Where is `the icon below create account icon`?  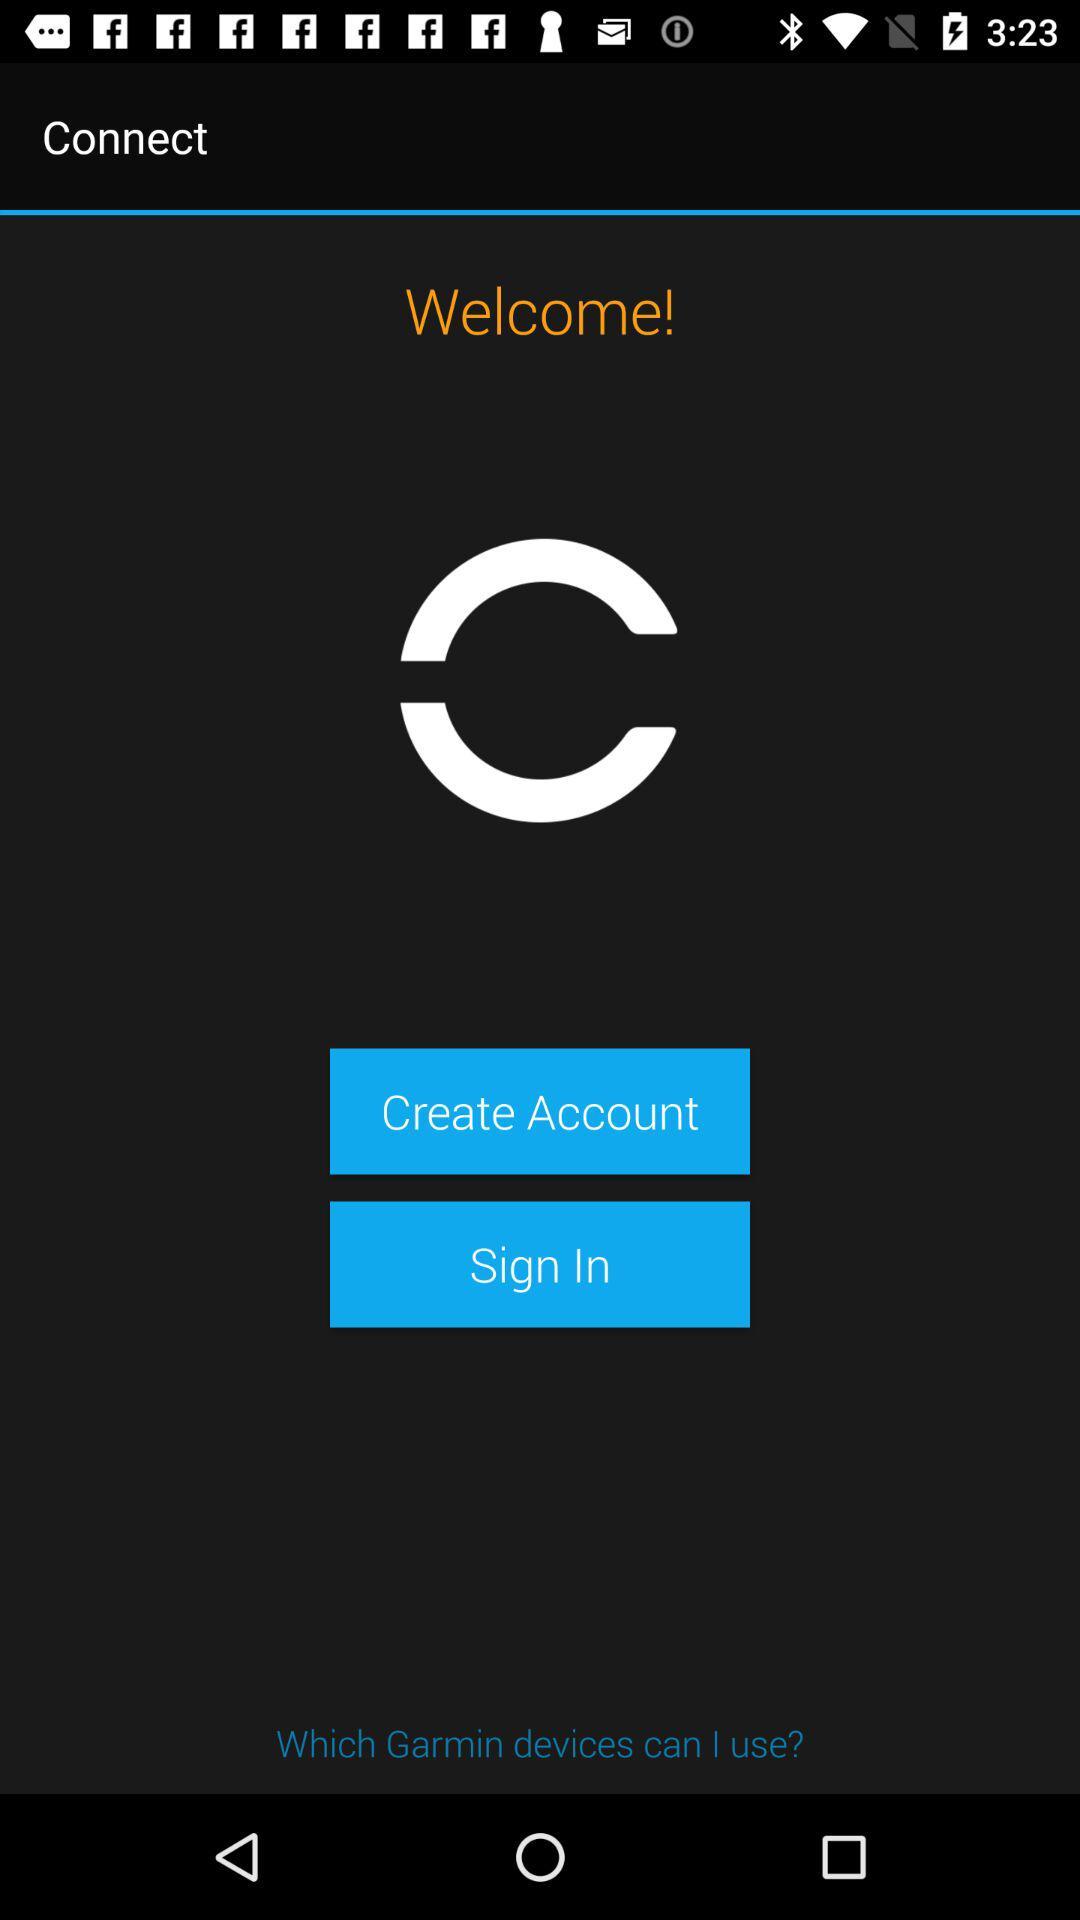 the icon below create account icon is located at coordinates (540, 1263).